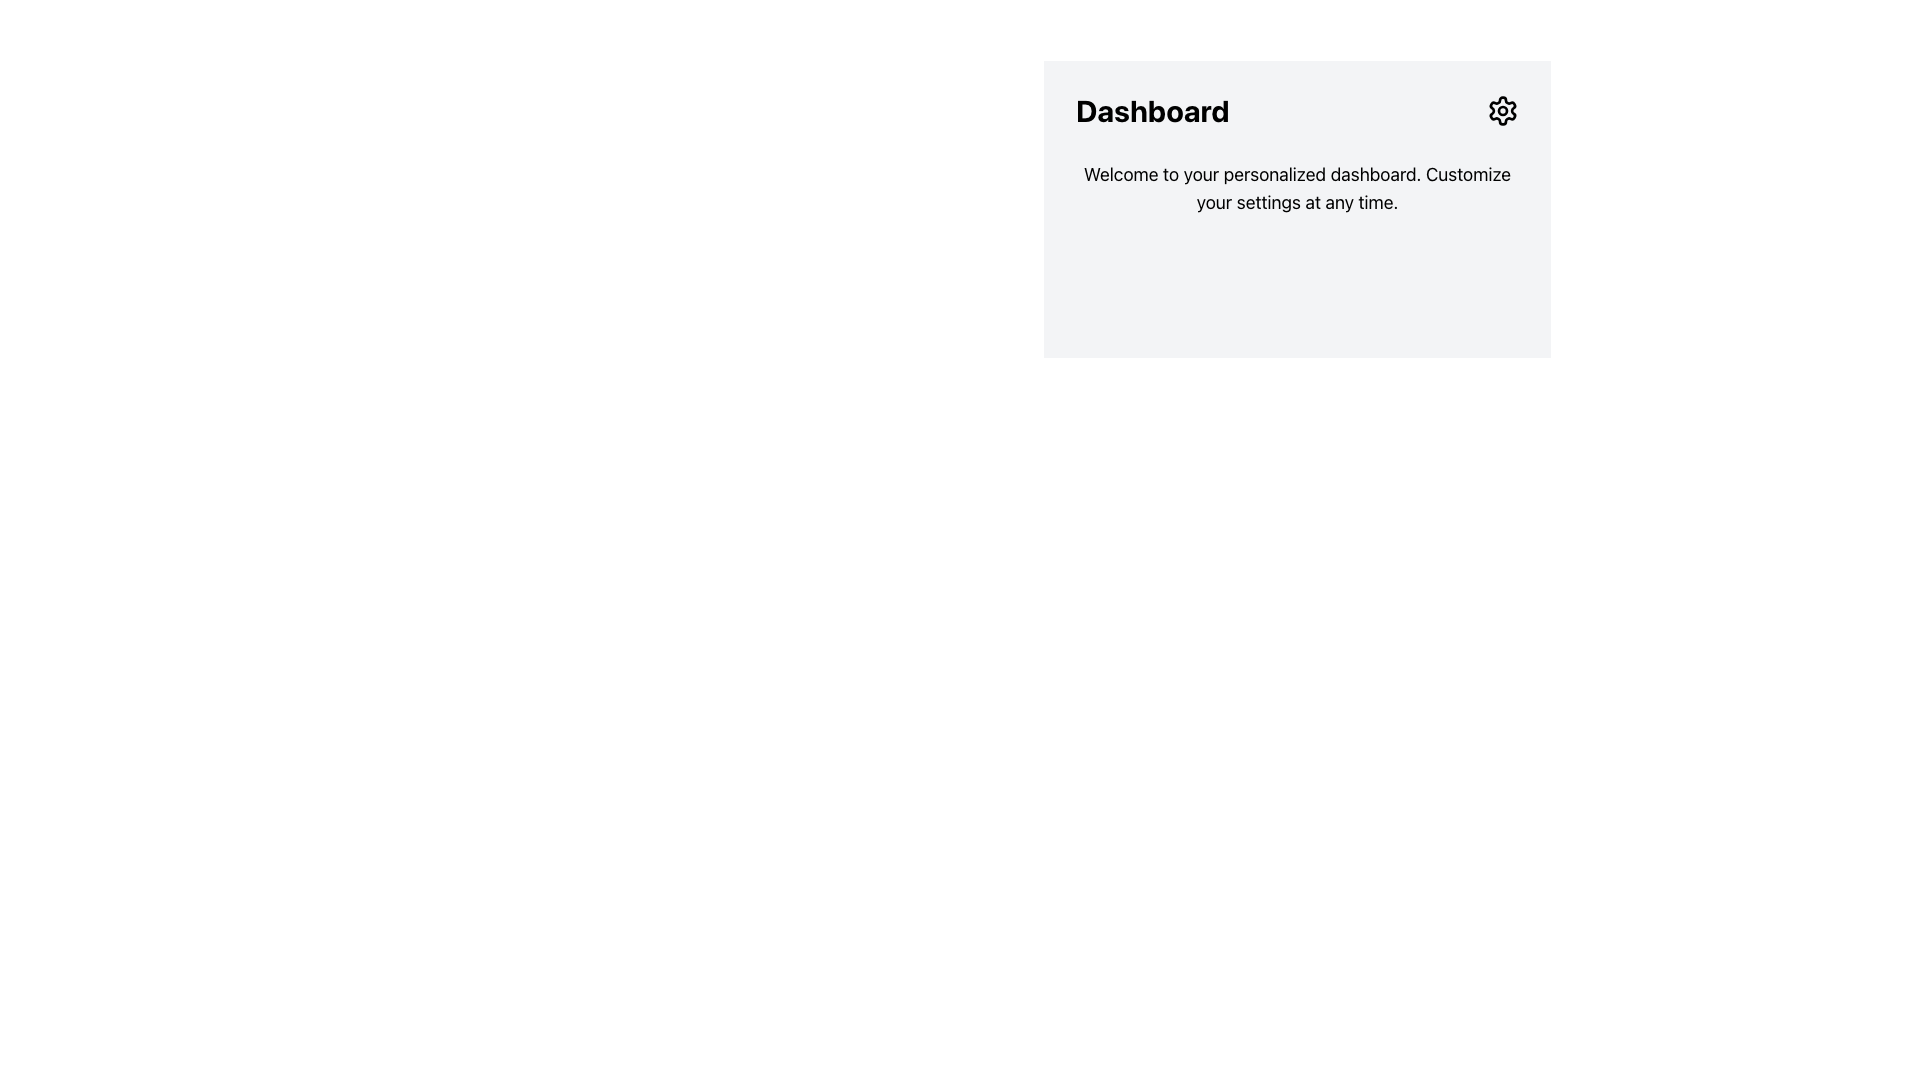 The width and height of the screenshot is (1920, 1080). What do you see at coordinates (1297, 189) in the screenshot?
I see `the Static Text Block that displays the message 'Welcome to your personalized dashboard. Customize your settings at any time.'` at bounding box center [1297, 189].